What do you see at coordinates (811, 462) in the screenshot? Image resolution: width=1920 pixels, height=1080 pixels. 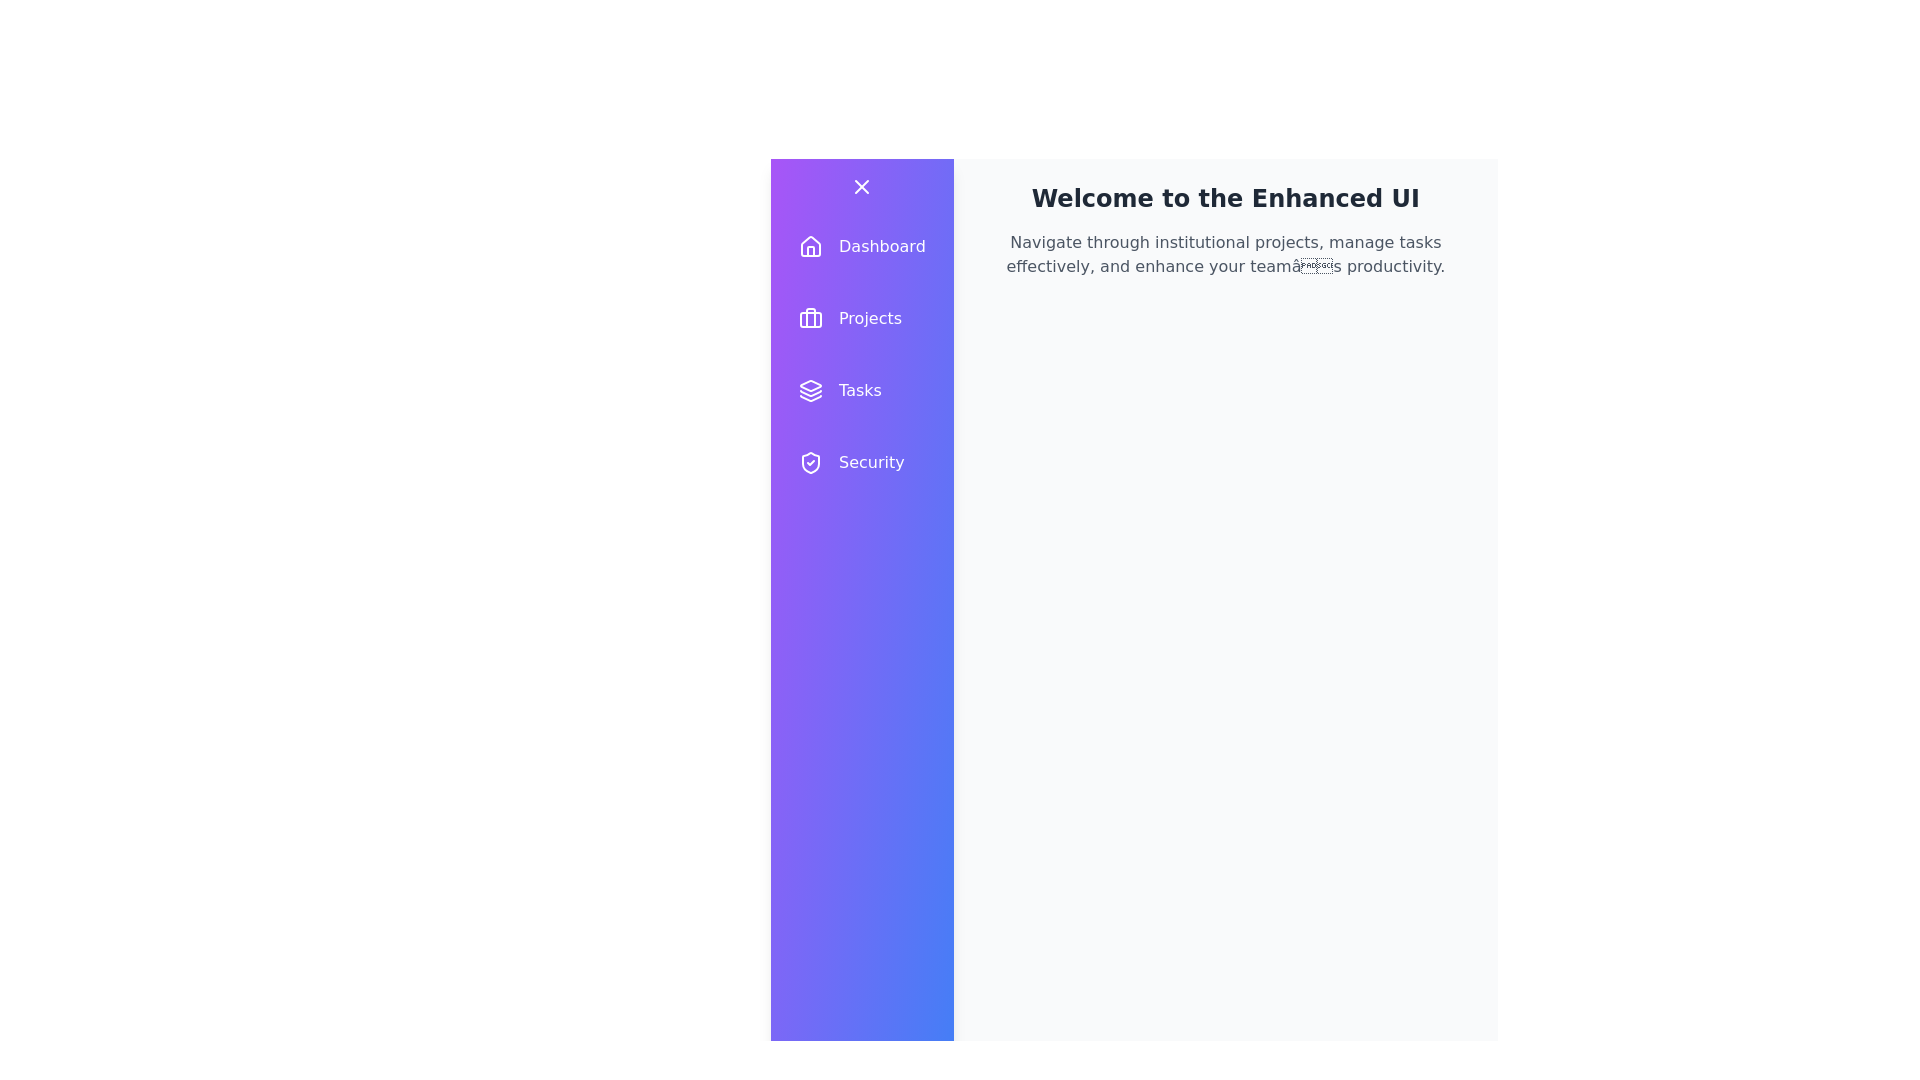 I see `the shield icon with a checkmark, located beside the 'Security' label` at bounding box center [811, 462].